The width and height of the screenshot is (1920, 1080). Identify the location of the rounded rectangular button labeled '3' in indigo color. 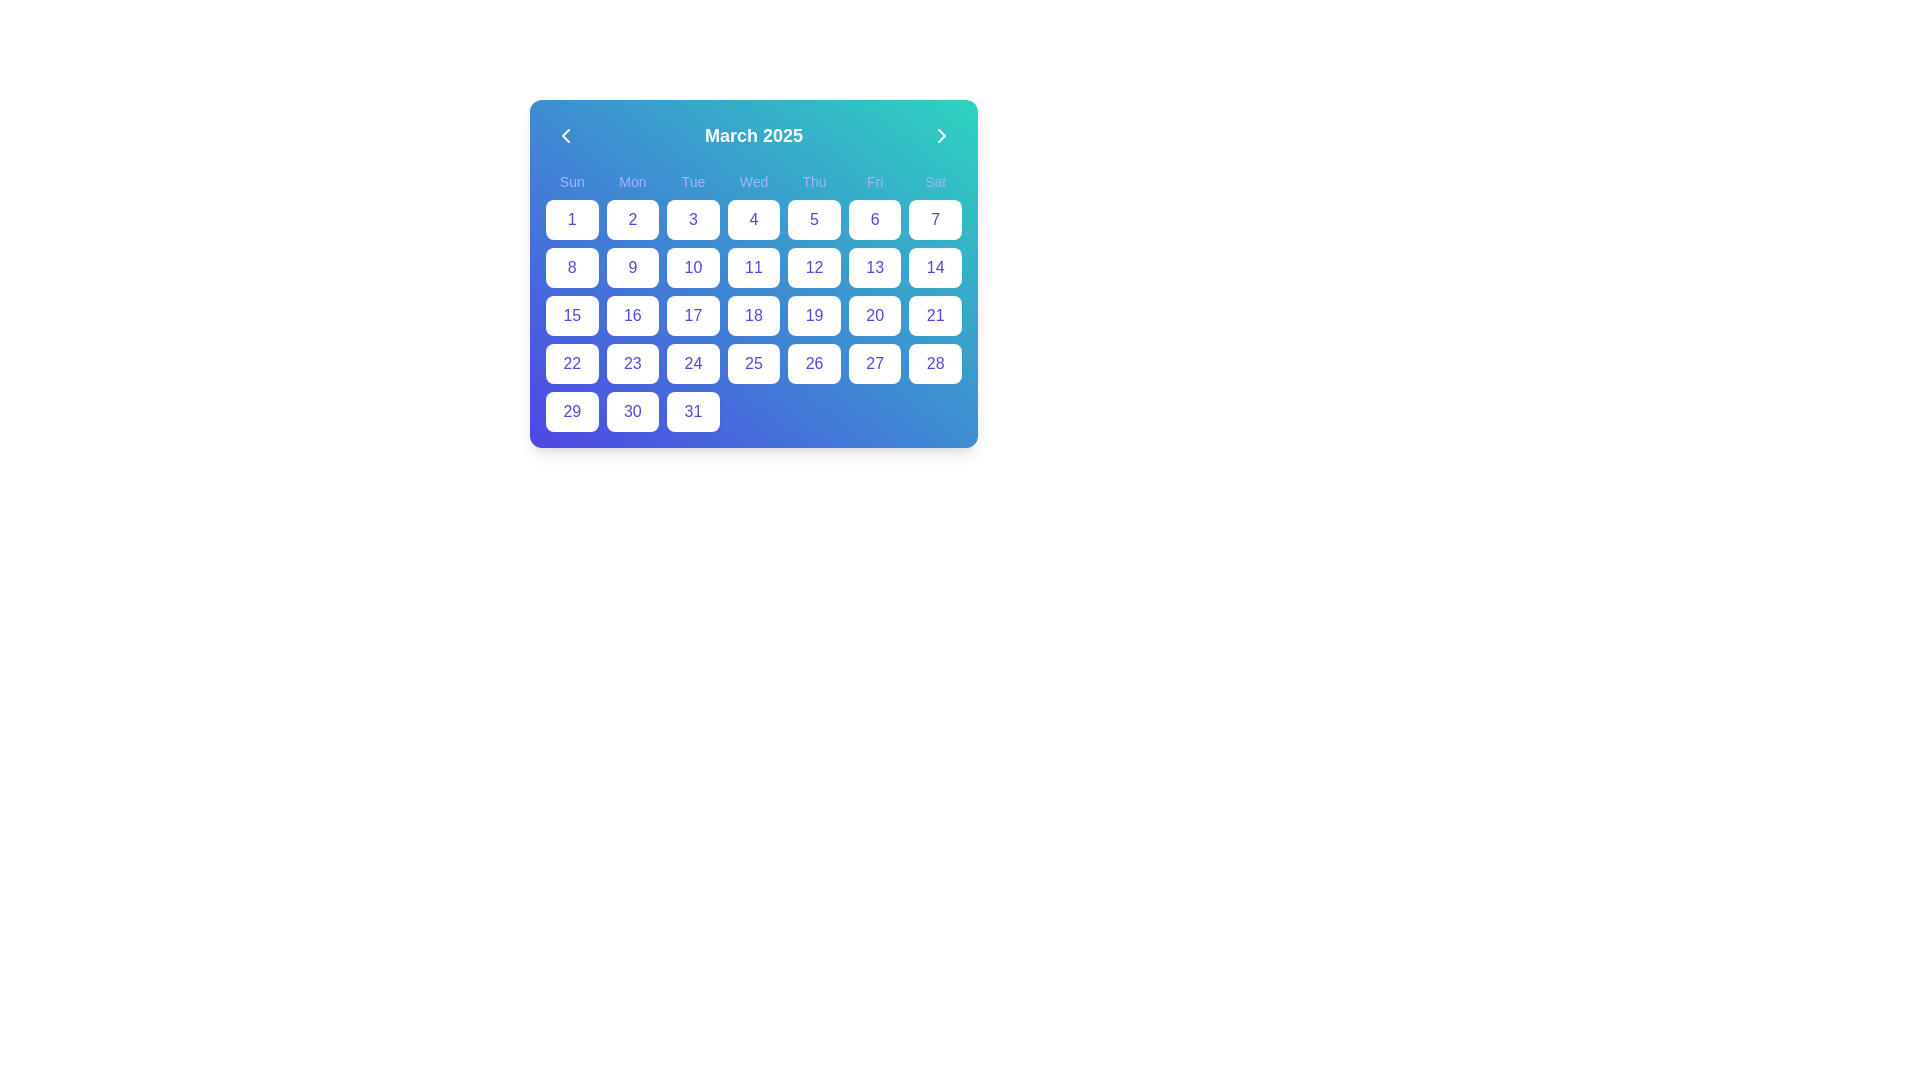
(693, 219).